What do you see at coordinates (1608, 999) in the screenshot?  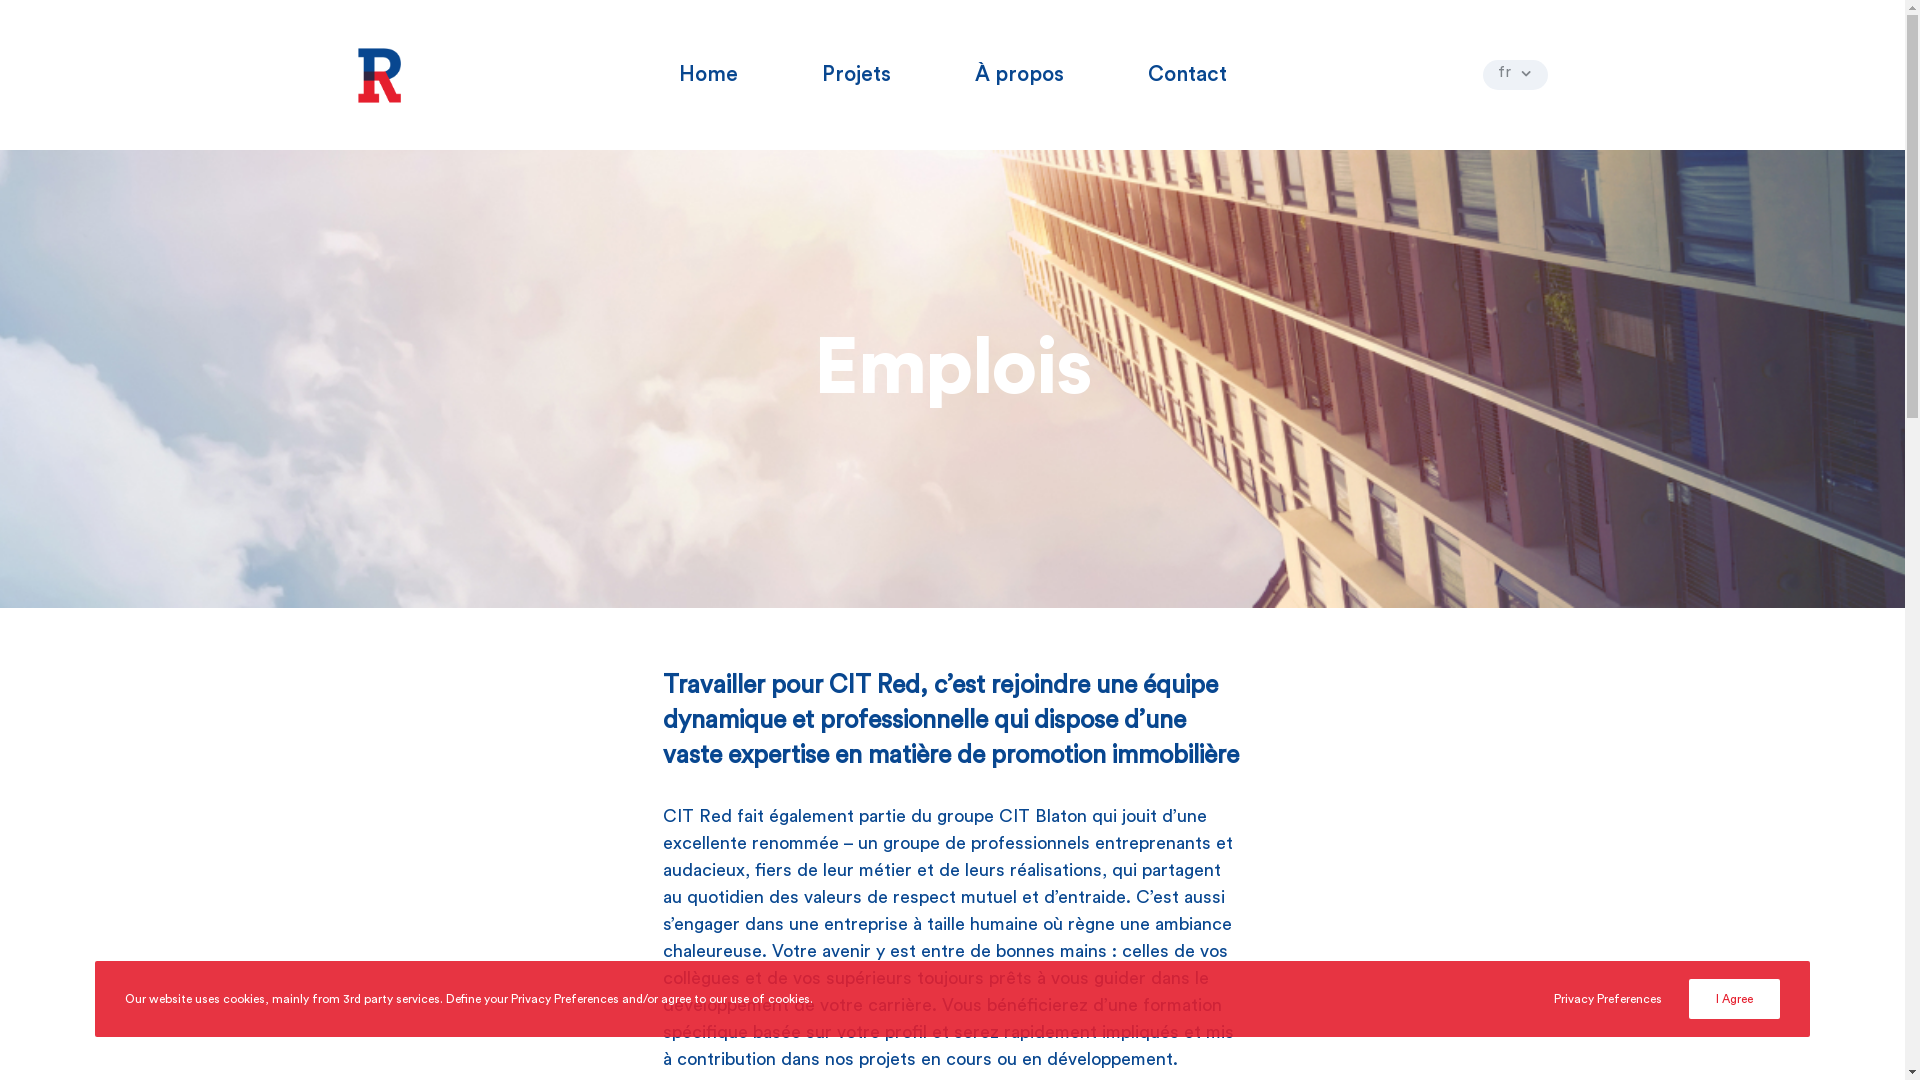 I see `'Privacy Preferences'` at bounding box center [1608, 999].